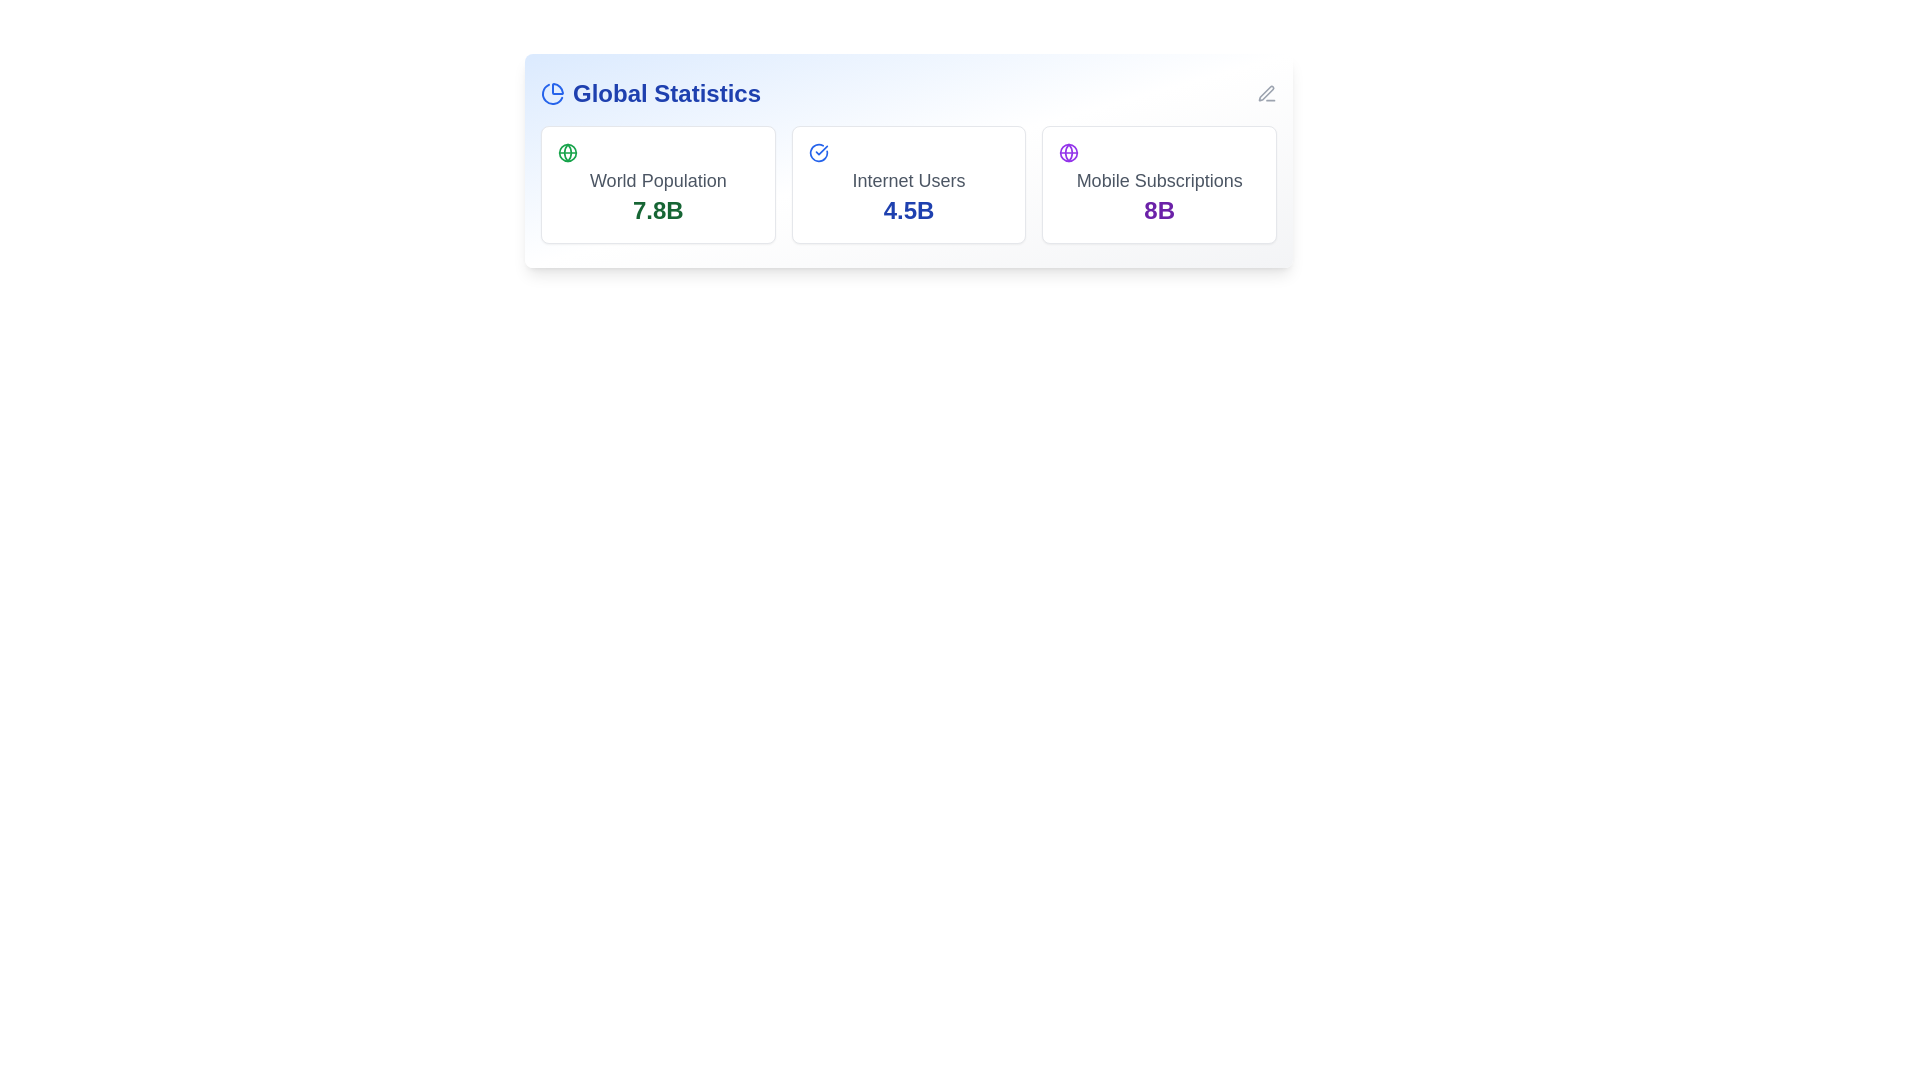 The width and height of the screenshot is (1920, 1080). I want to click on the Information card displaying the number of internet users in billions, which is the second card in a grid layout, so click(907, 185).